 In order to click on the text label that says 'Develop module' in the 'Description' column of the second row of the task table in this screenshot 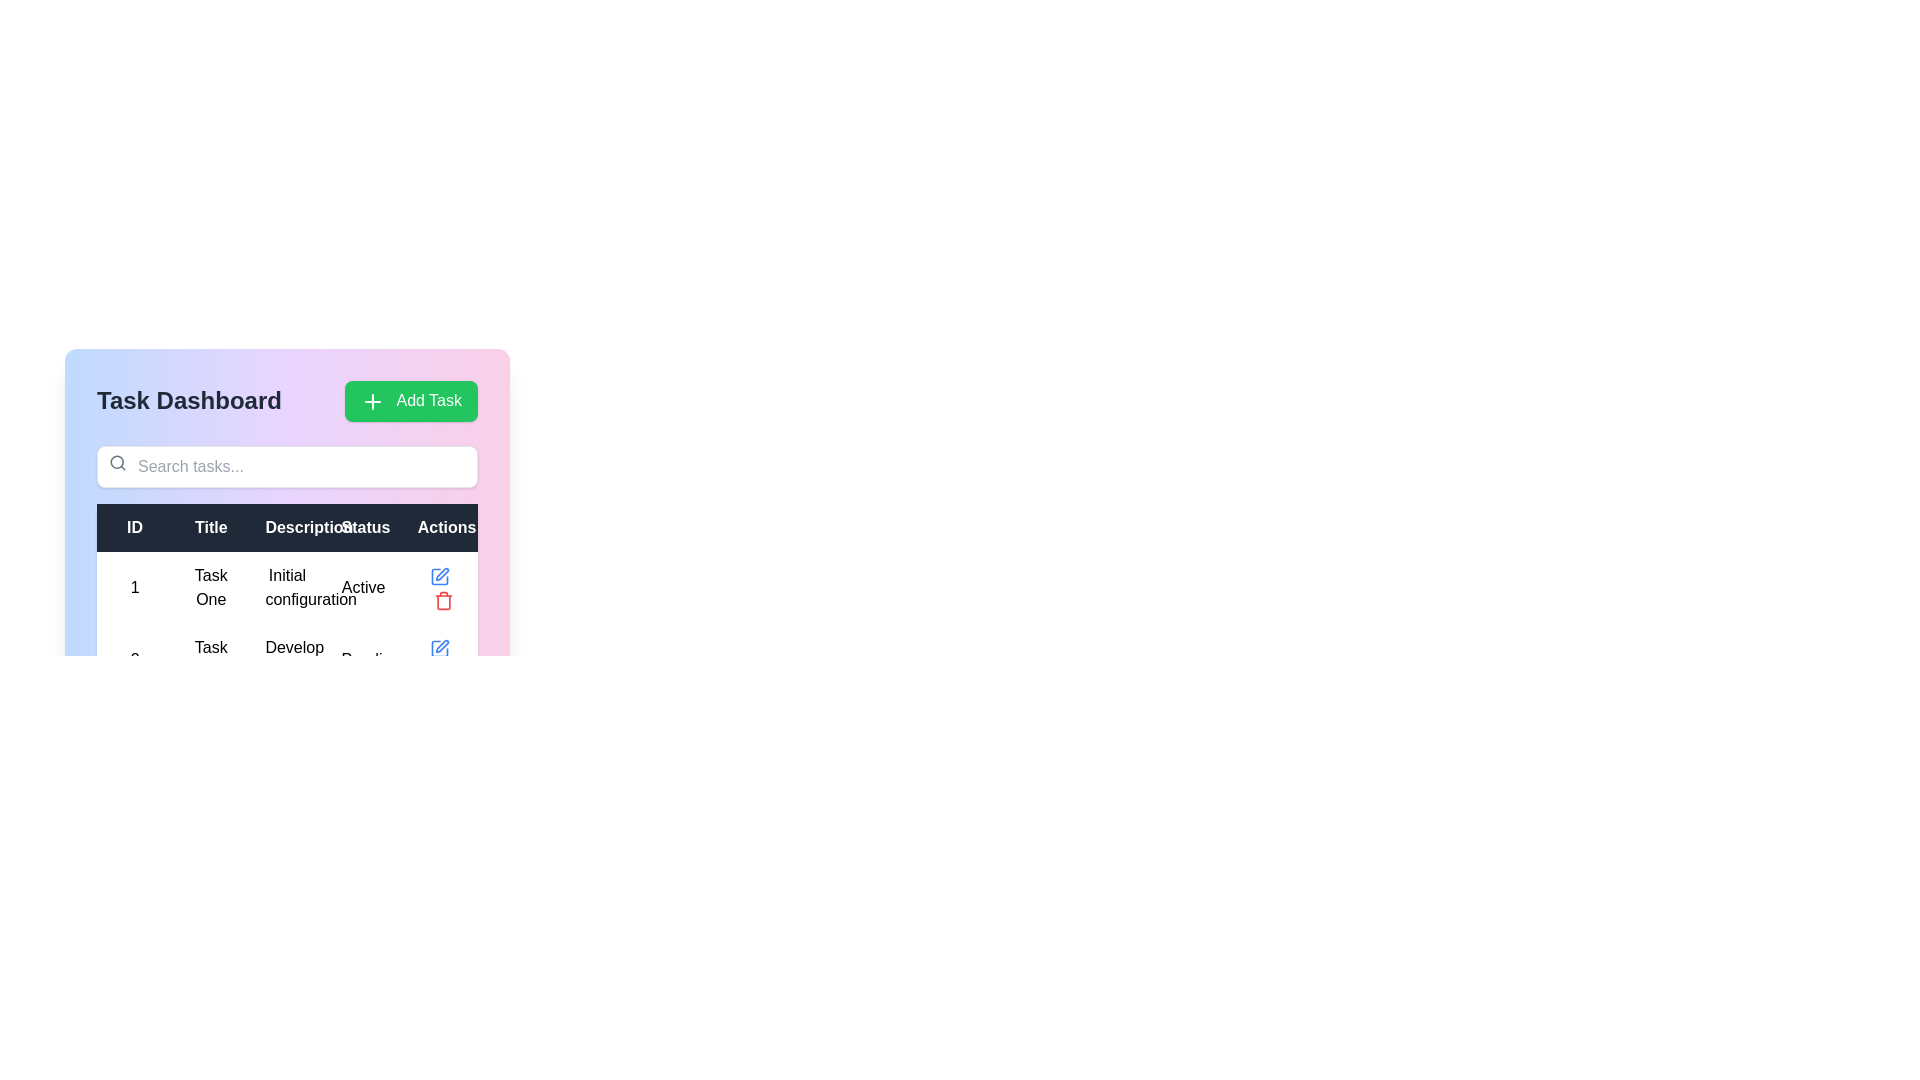, I will do `click(286, 659)`.